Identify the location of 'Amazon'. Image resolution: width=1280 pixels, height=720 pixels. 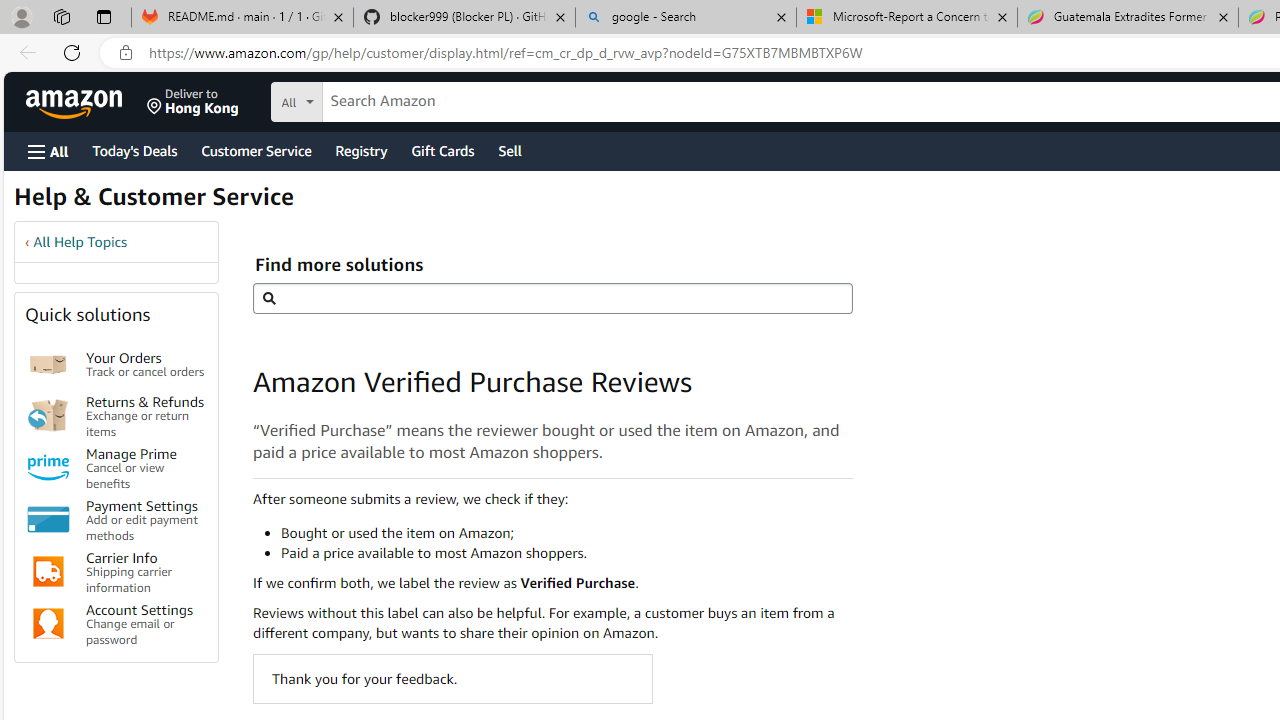
(76, 101).